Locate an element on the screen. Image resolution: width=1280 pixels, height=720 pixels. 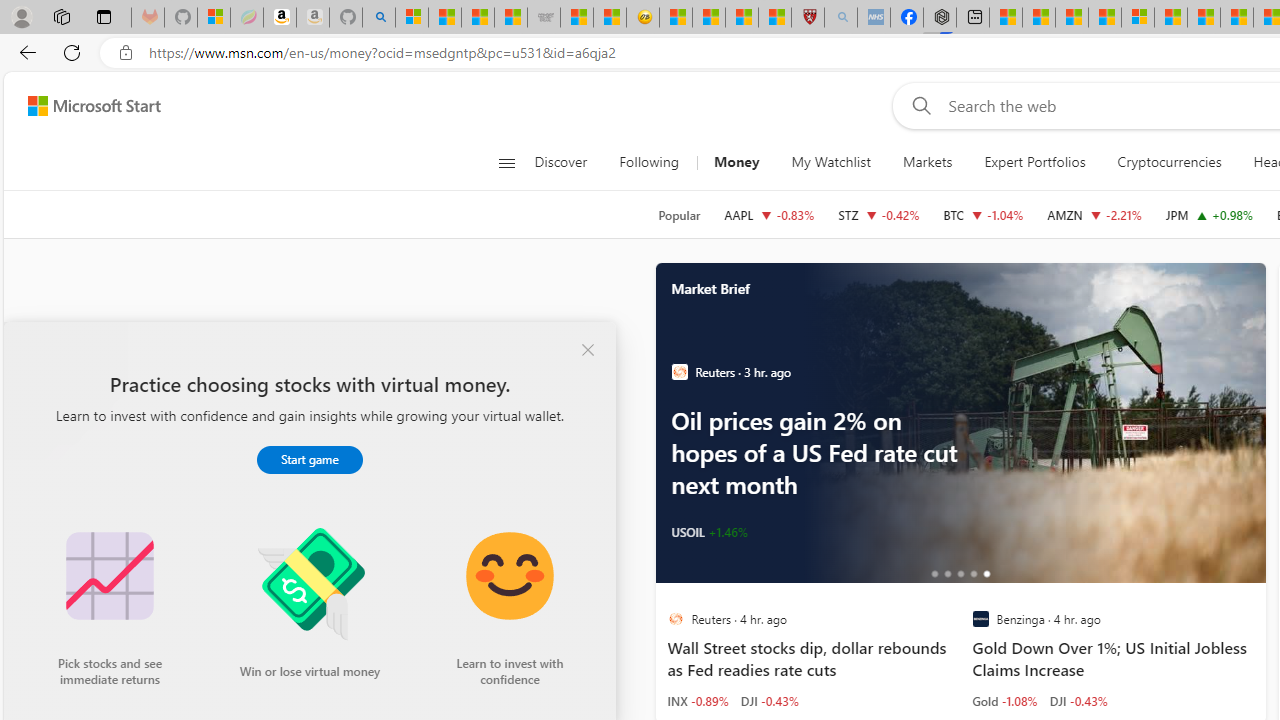
'Refresh' is located at coordinates (72, 51).